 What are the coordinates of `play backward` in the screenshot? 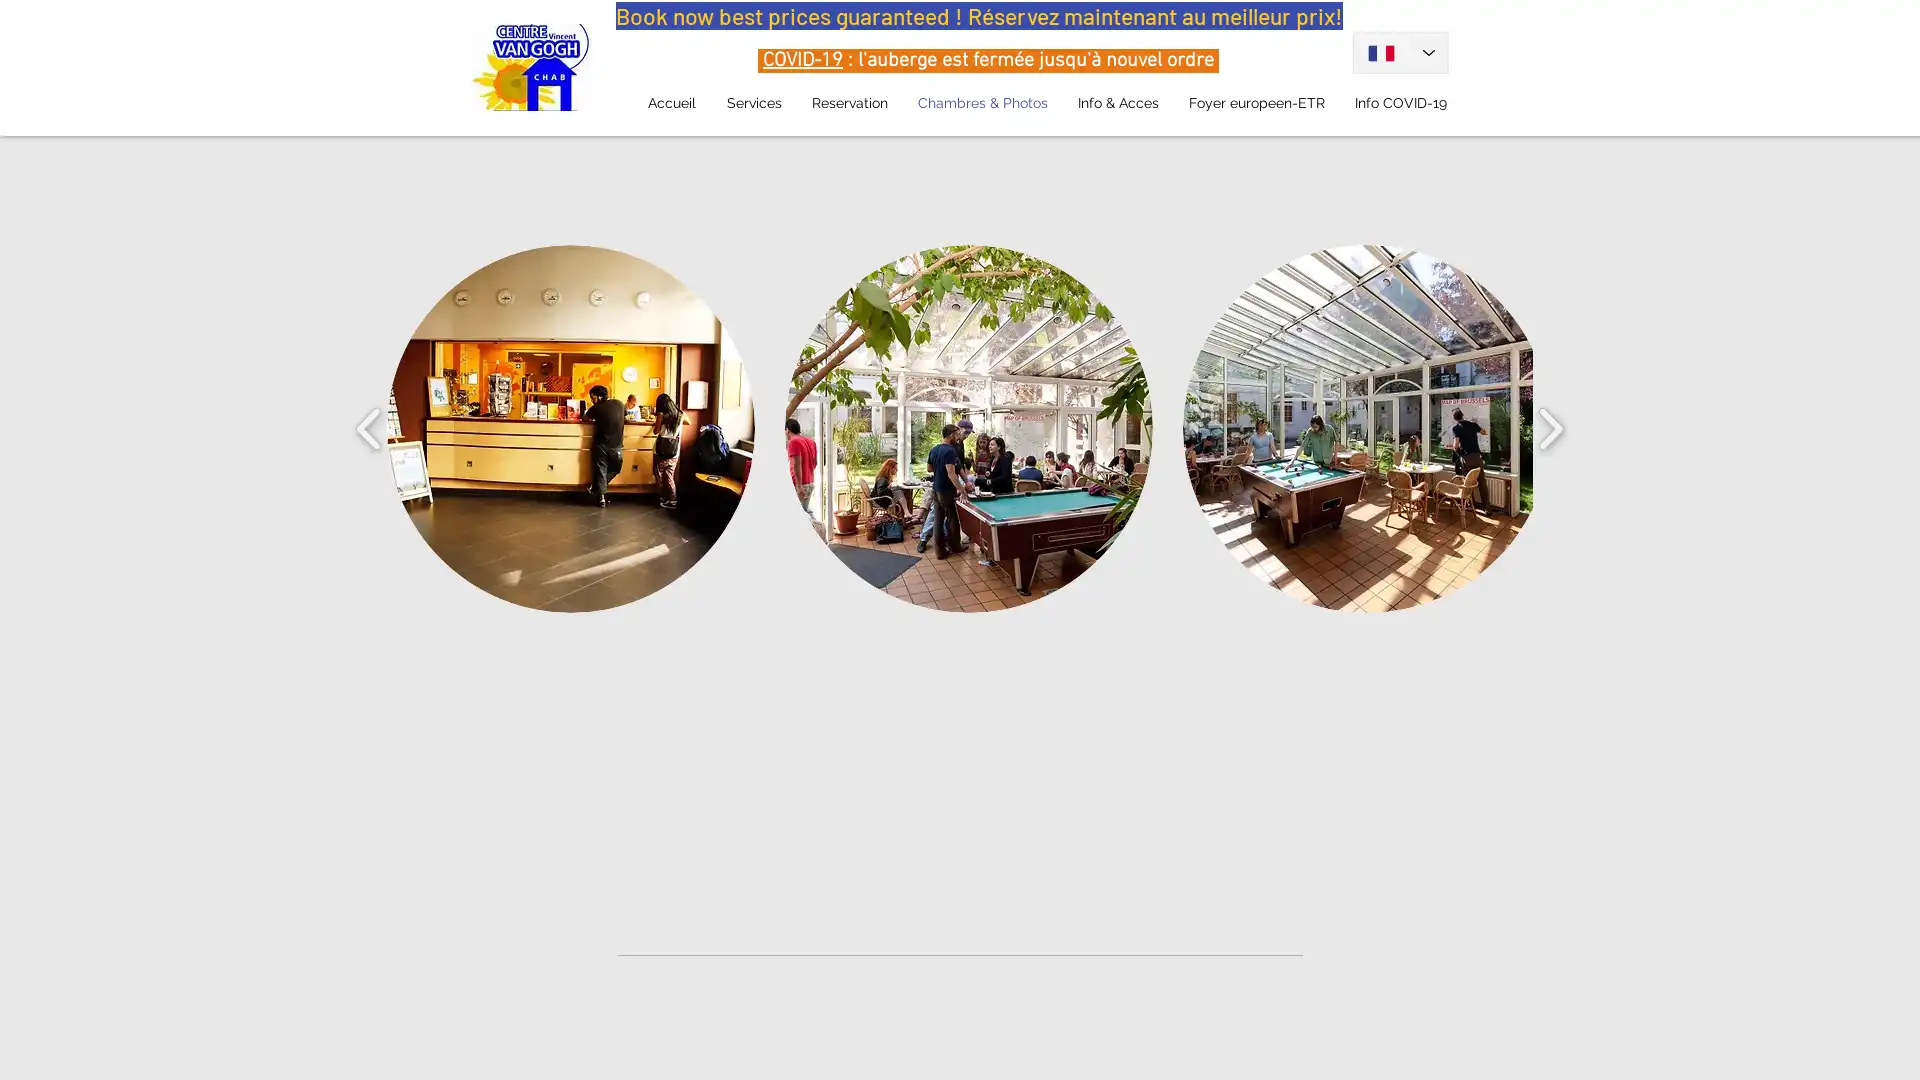 It's located at (369, 427).